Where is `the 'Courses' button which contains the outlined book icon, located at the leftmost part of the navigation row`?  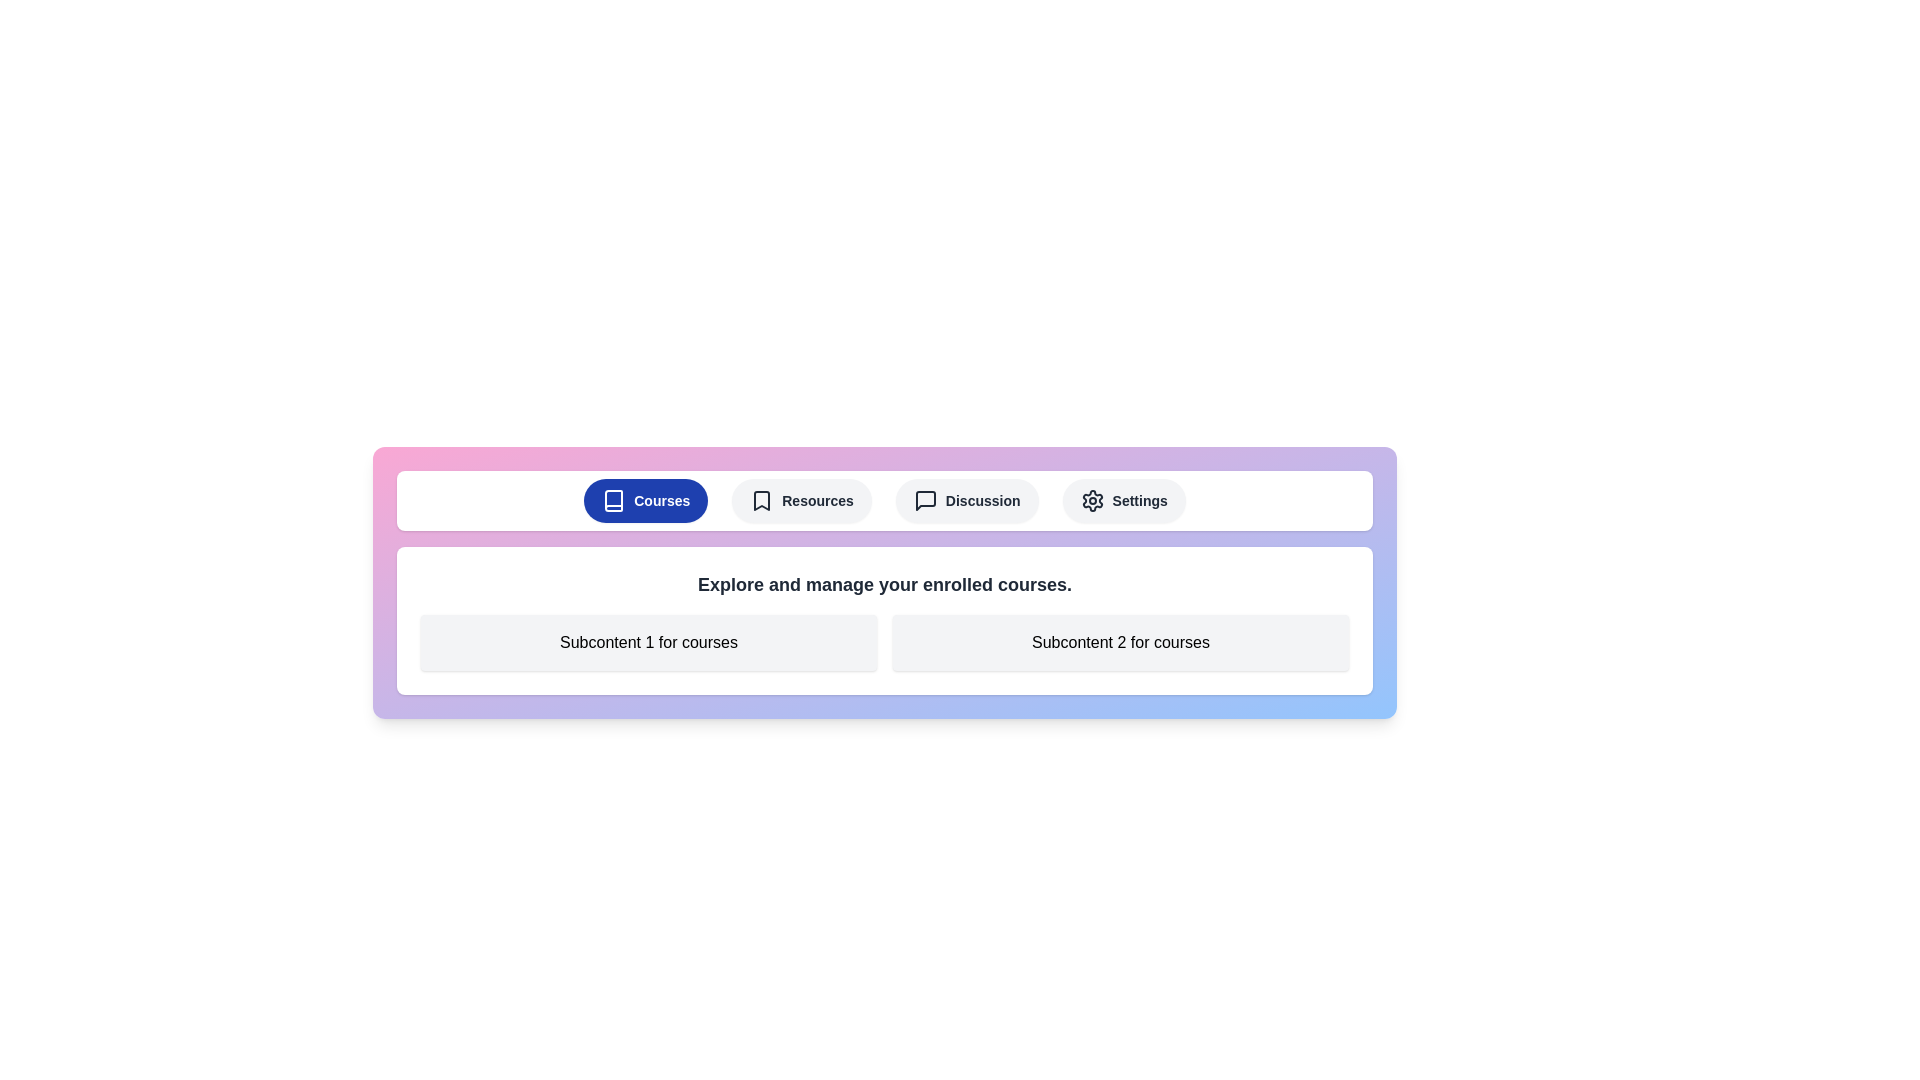
the 'Courses' button which contains the outlined book icon, located at the leftmost part of the navigation row is located at coordinates (613, 500).